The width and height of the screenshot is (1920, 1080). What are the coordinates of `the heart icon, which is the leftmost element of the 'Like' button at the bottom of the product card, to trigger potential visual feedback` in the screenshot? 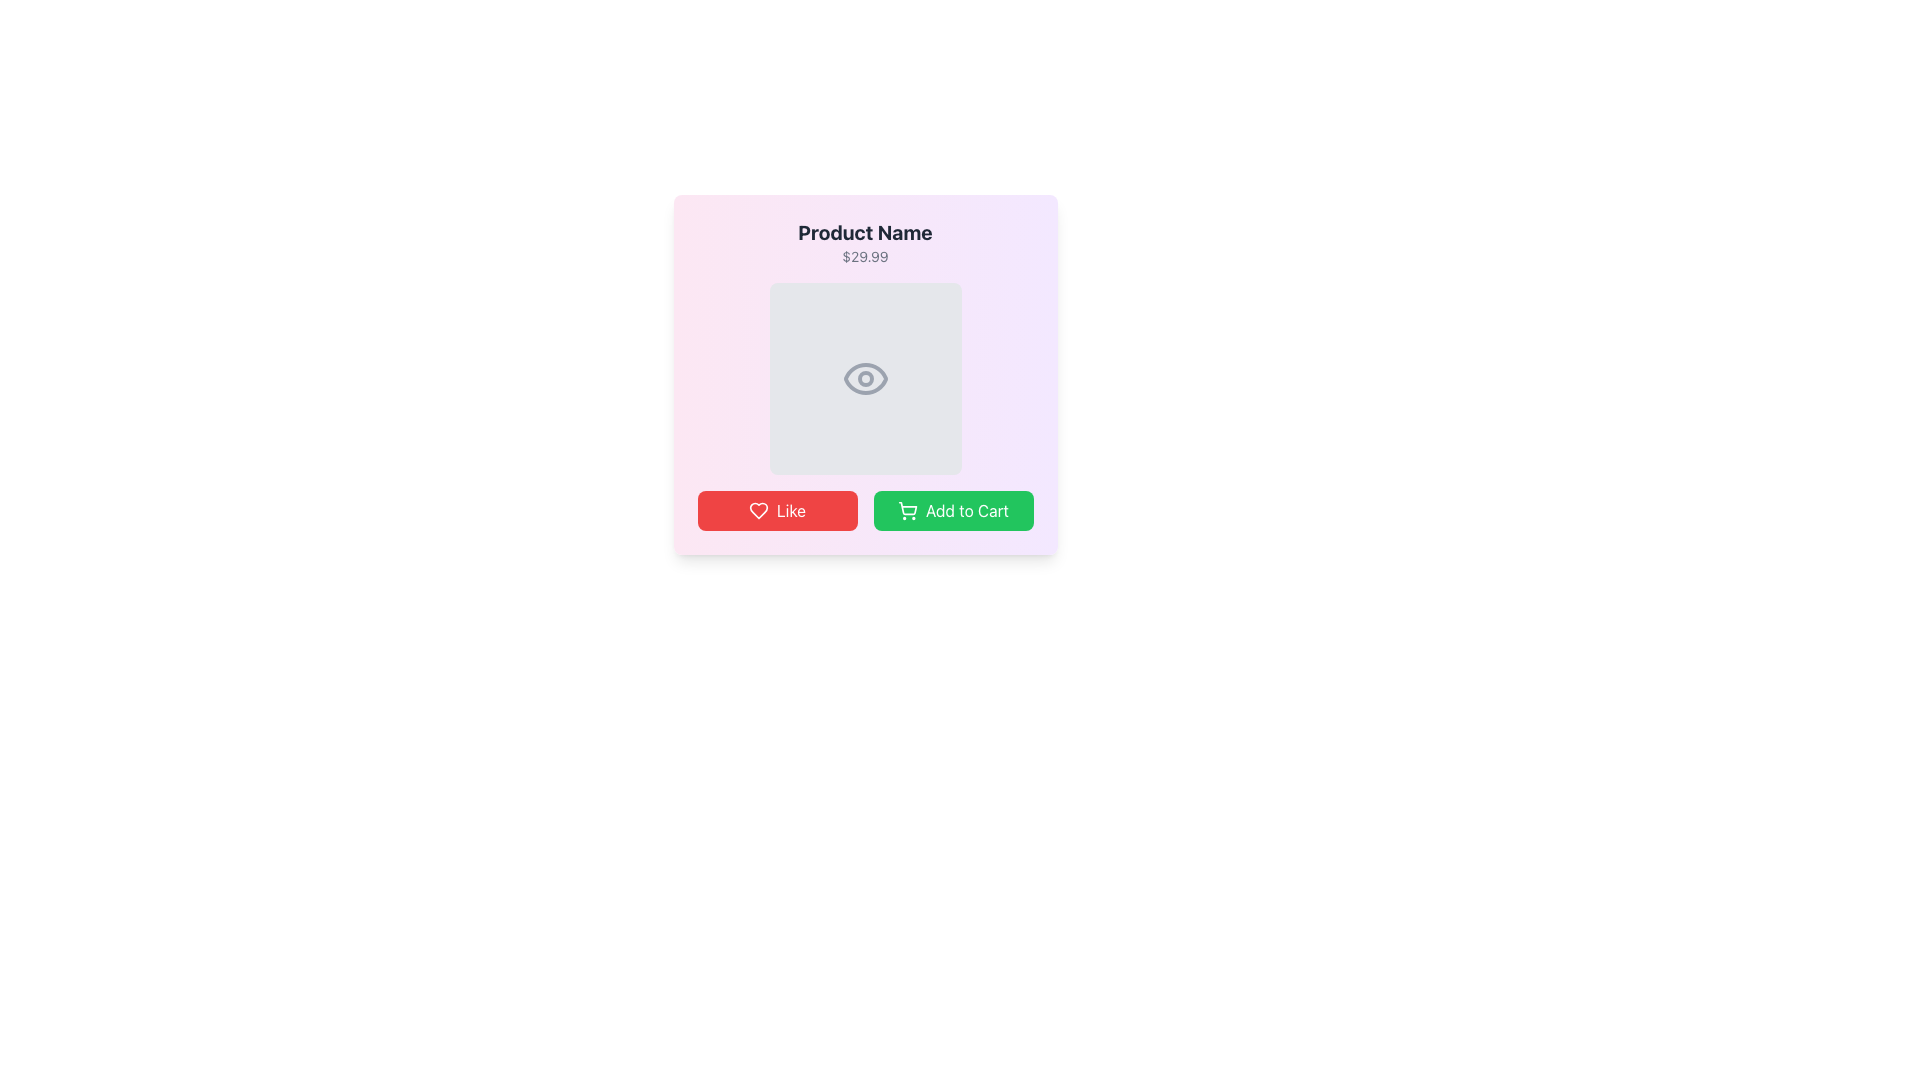 It's located at (757, 509).